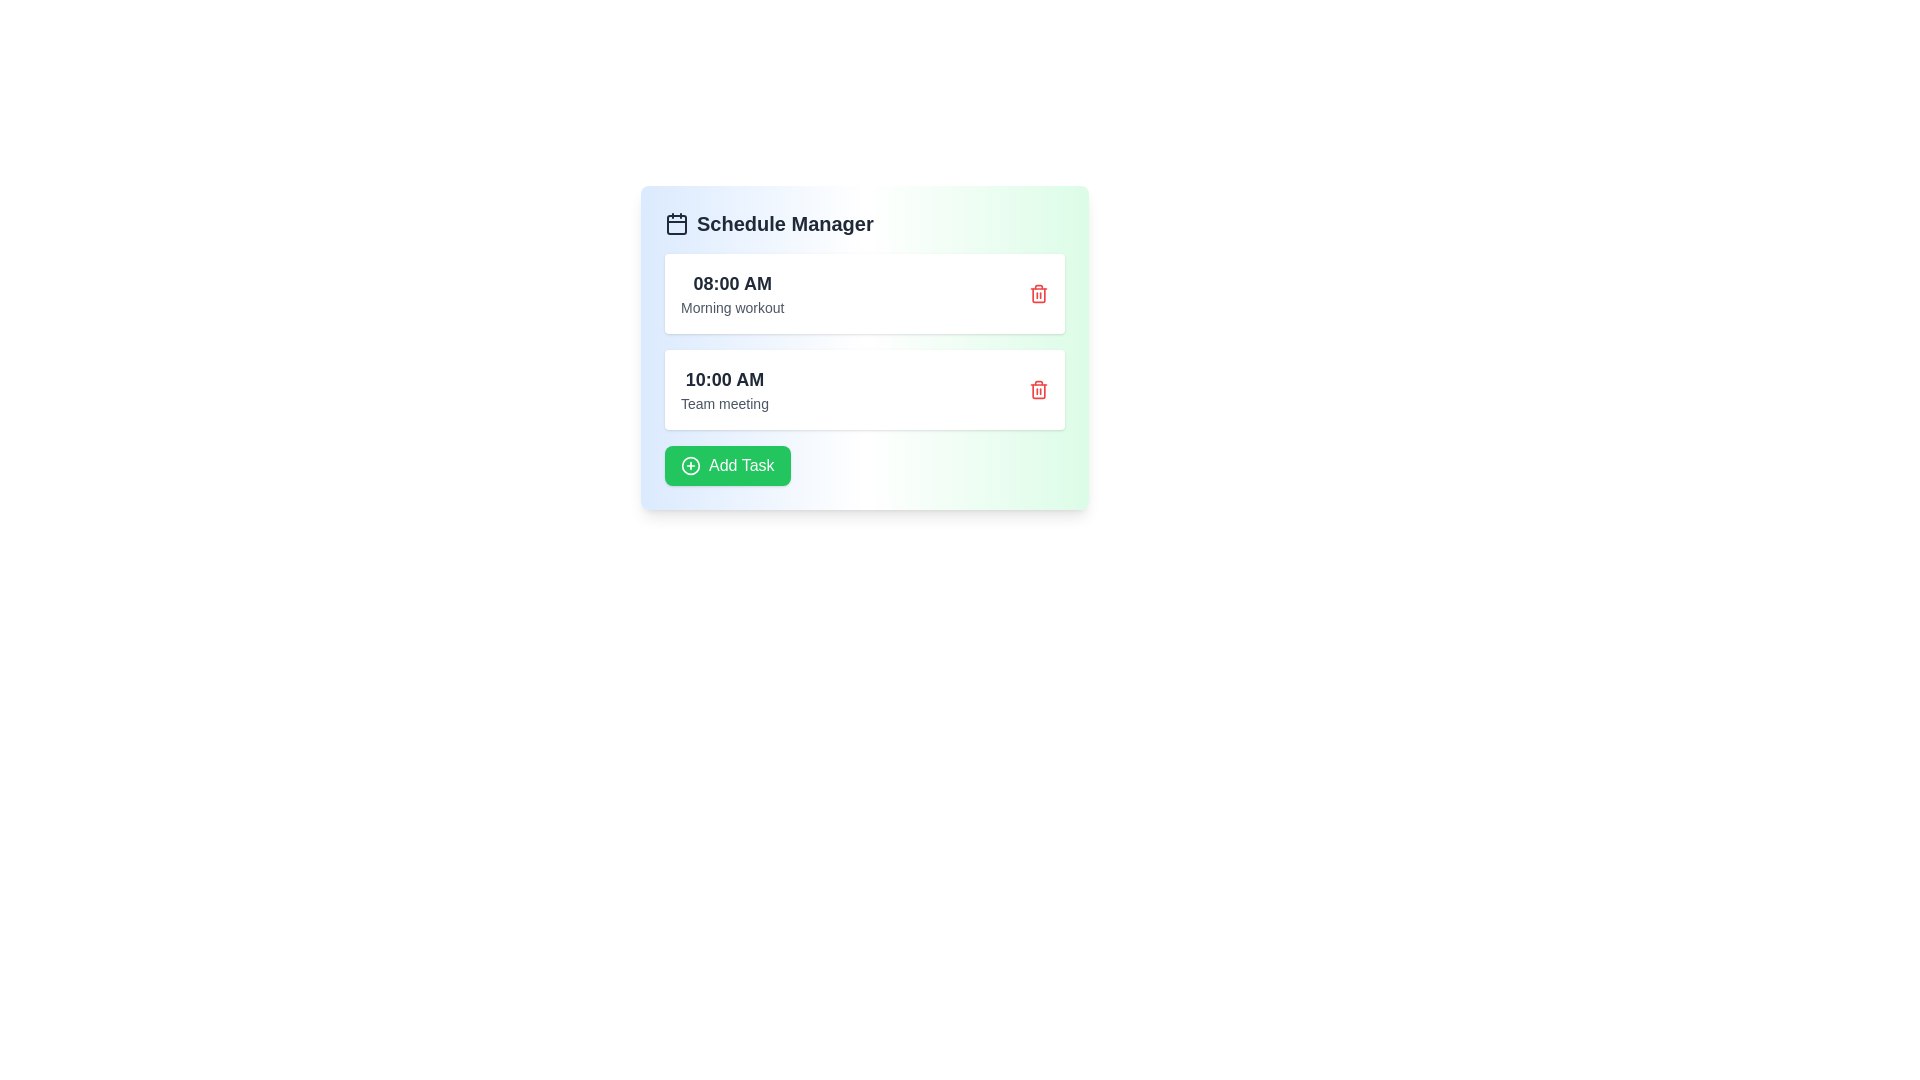 The height and width of the screenshot is (1080, 1920). What do you see at coordinates (1038, 293) in the screenshot?
I see `the task corresponding to 1` at bounding box center [1038, 293].